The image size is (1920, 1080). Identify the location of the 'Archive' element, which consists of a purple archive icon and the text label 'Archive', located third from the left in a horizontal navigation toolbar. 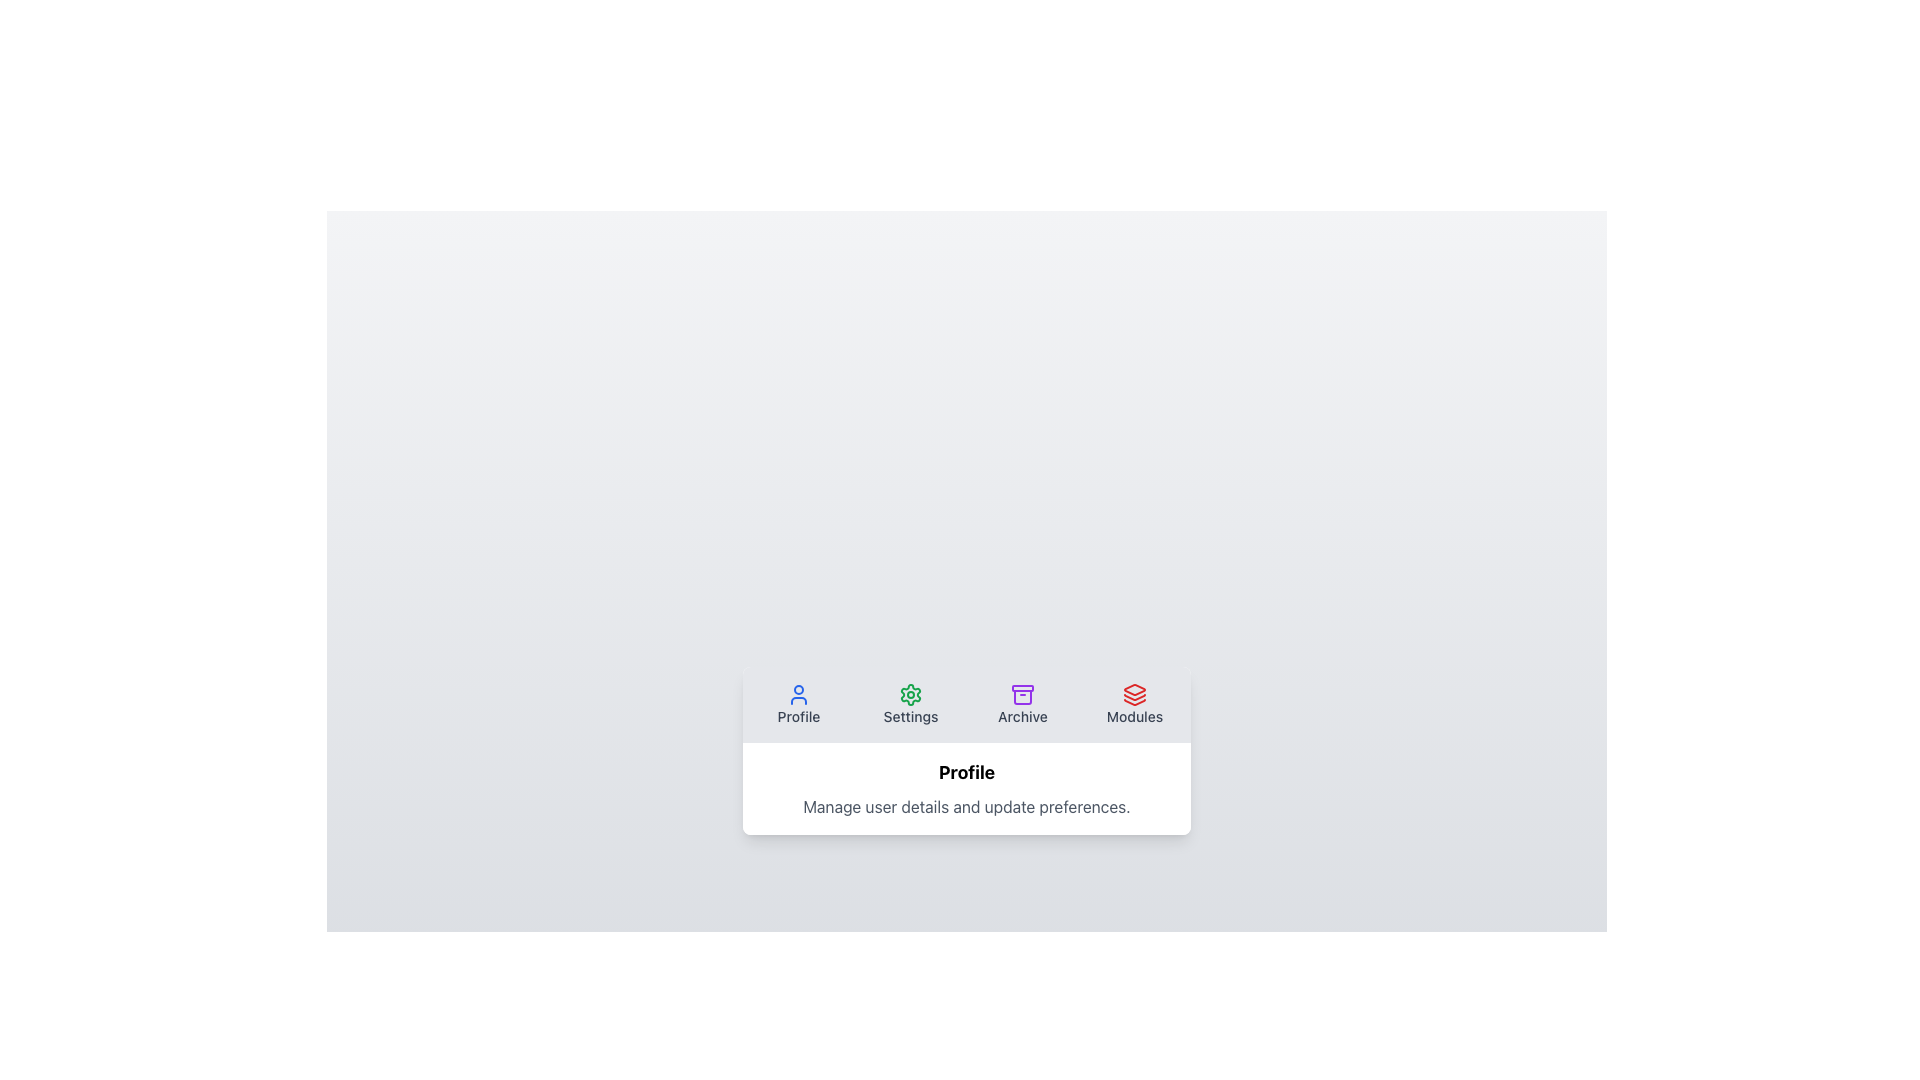
(1022, 704).